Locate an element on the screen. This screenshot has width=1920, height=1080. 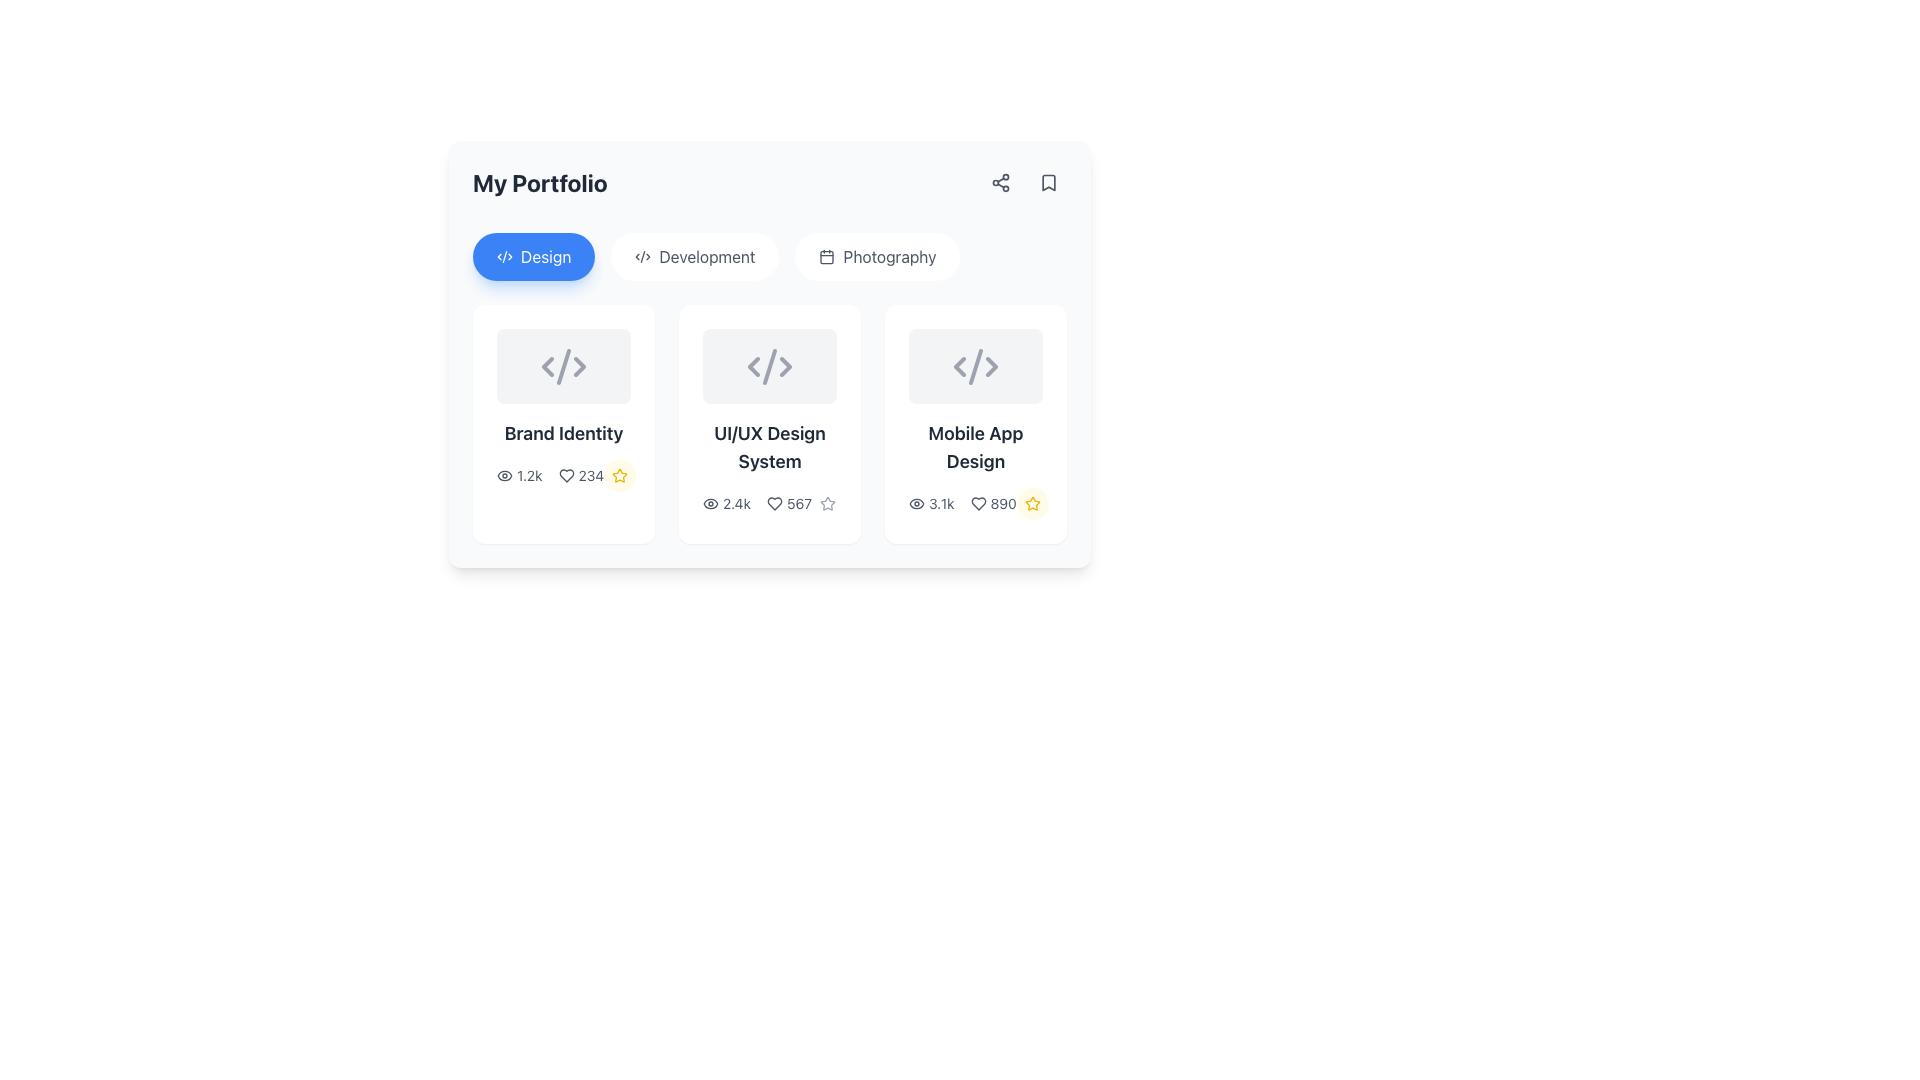
the 'Mobile App Design' text label displayed in a bold, dark font, located in the third card from the left, near the top of the card is located at coordinates (975, 446).